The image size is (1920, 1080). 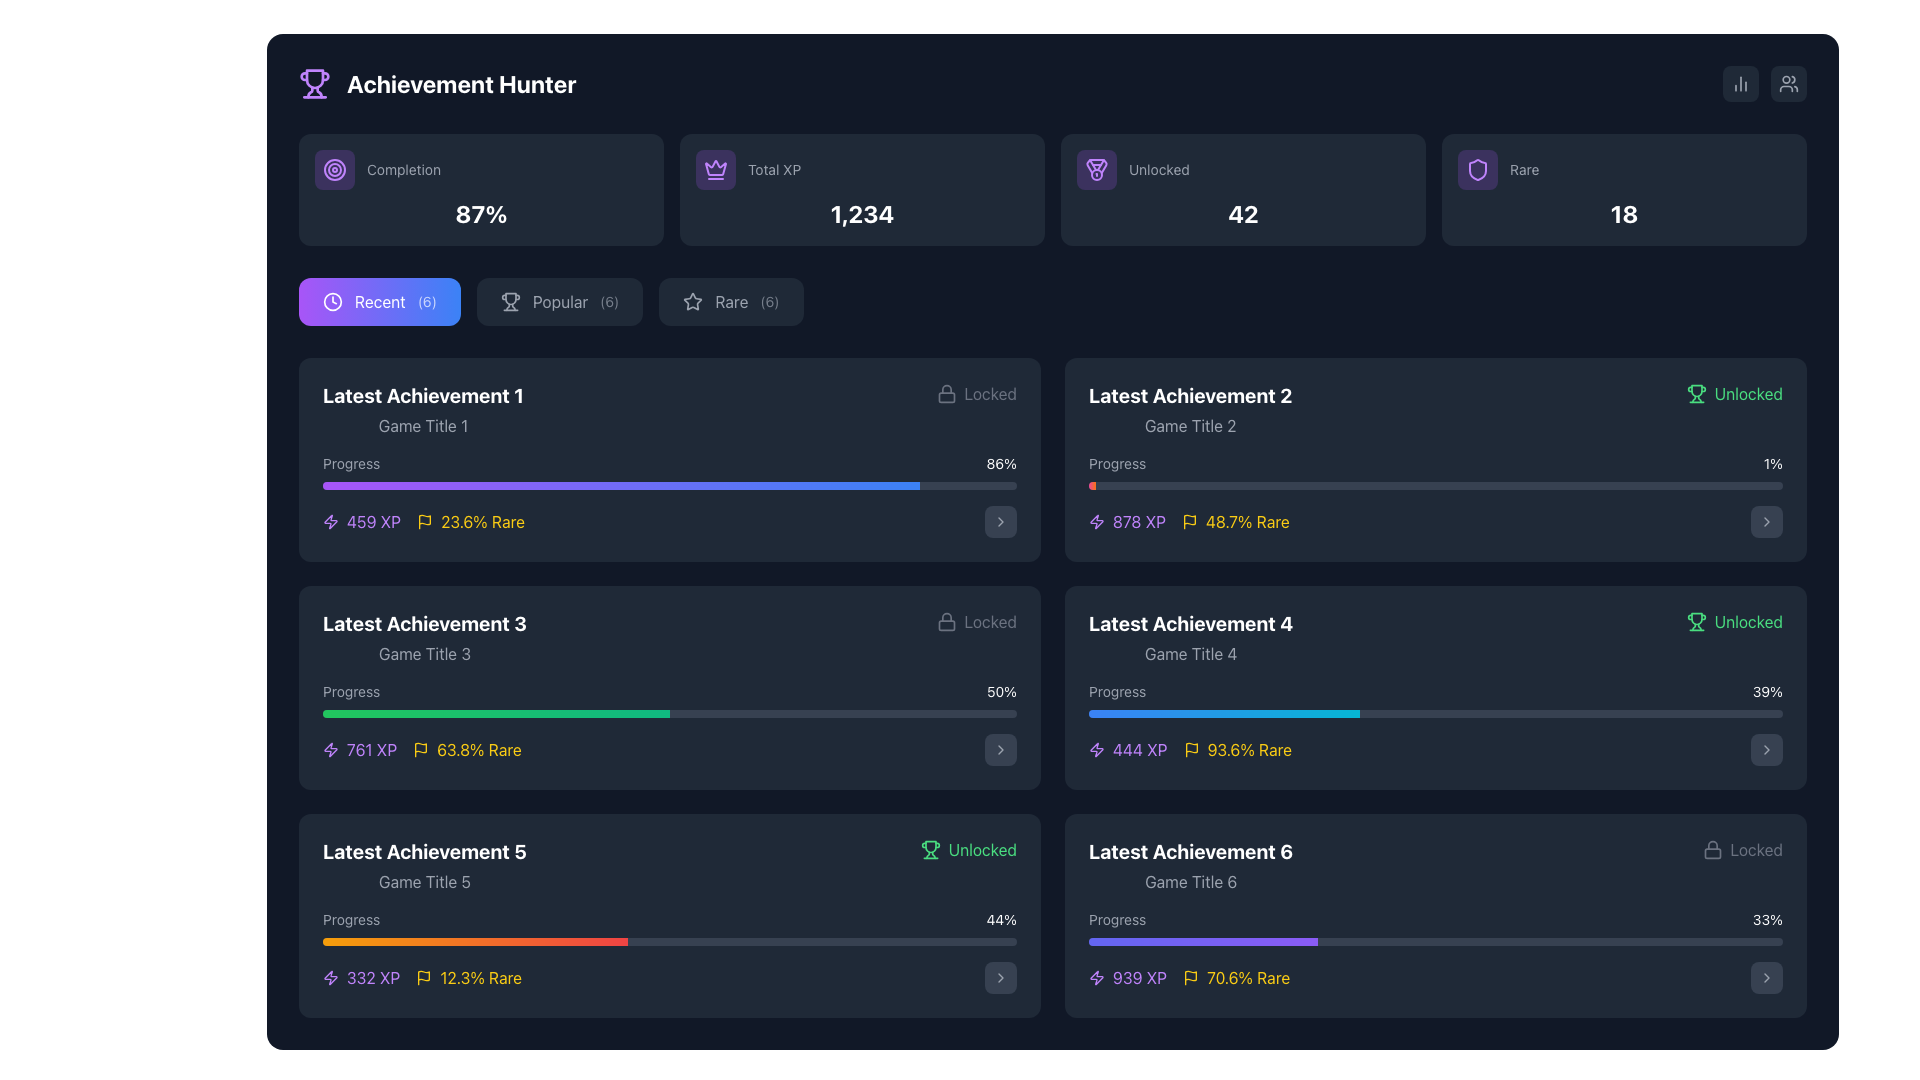 I want to click on the text label indicating the rarity of the achievement, which displays 'Rare' and is located to the right of the XP indicator in the 'Latest Achievement 5' section, so click(x=481, y=977).